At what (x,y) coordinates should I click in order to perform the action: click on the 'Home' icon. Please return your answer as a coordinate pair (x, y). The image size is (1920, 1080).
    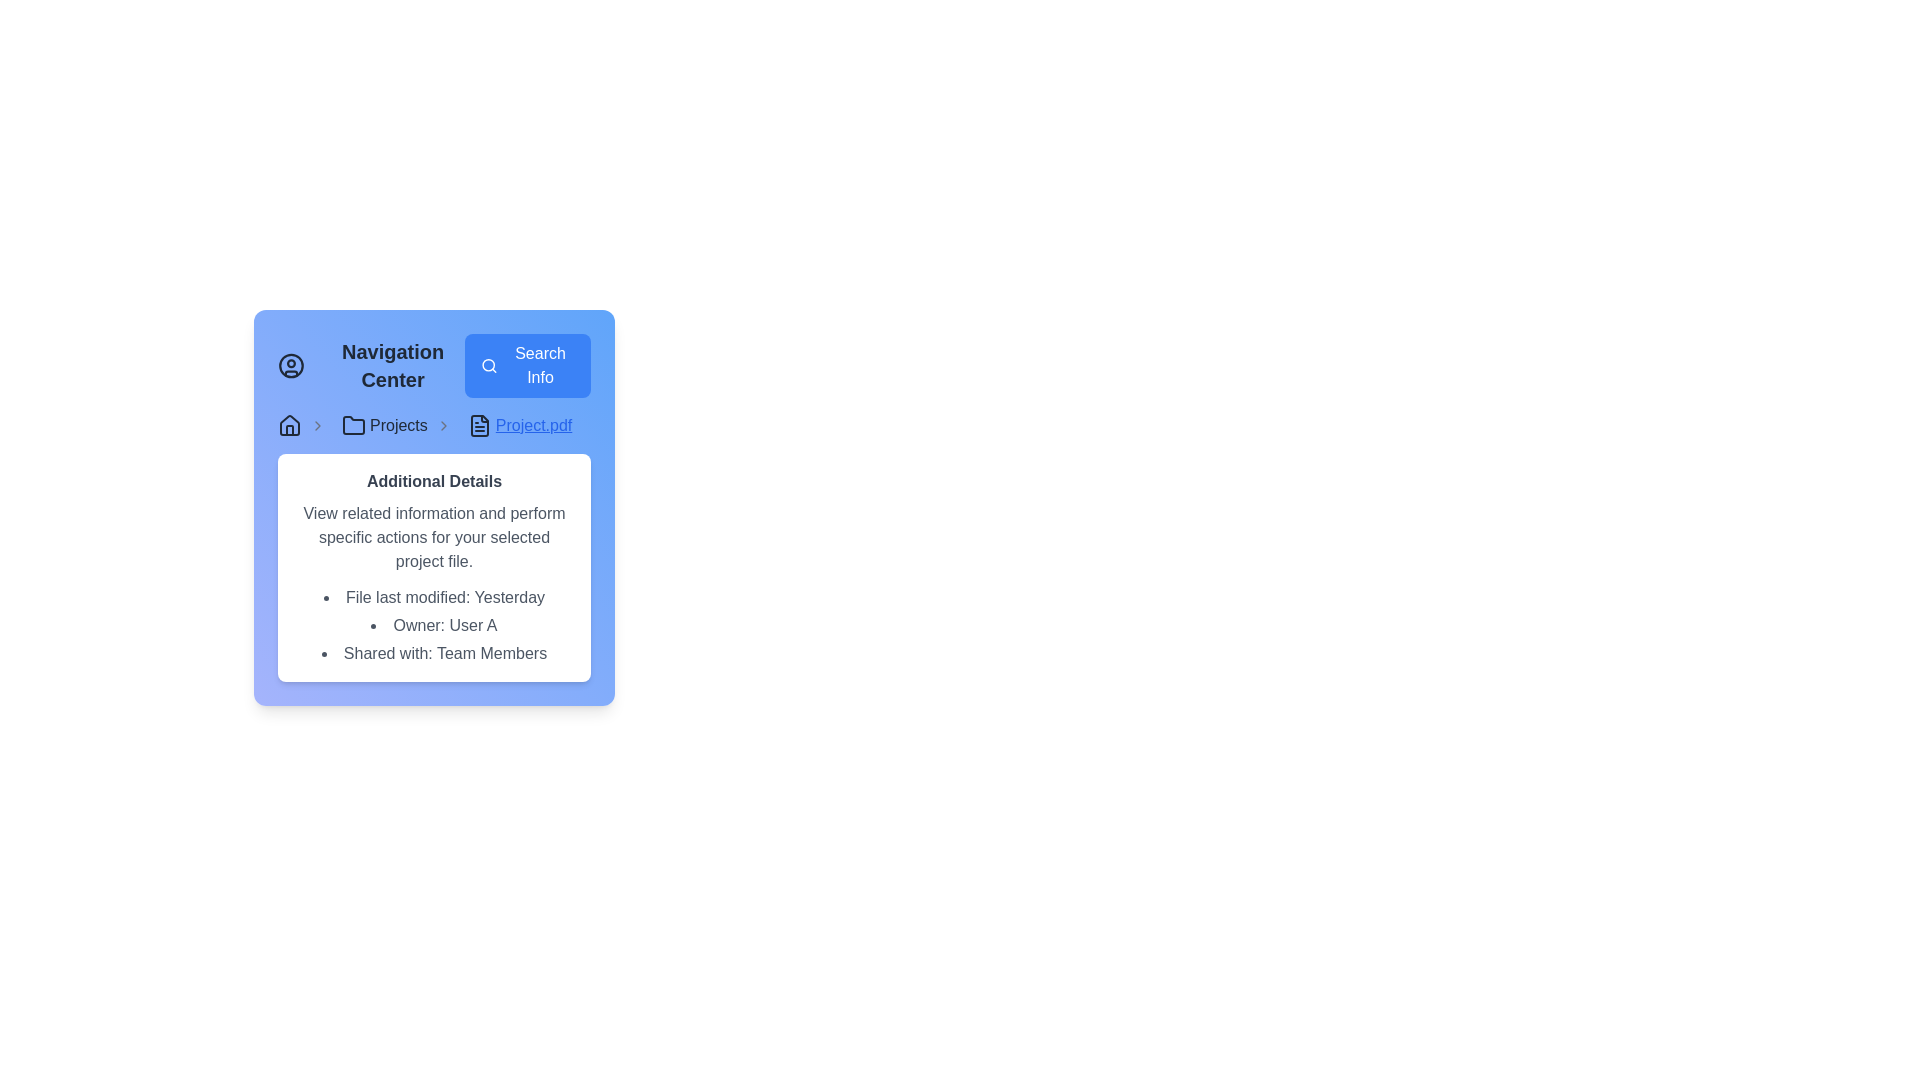
    Looking at the image, I should click on (288, 424).